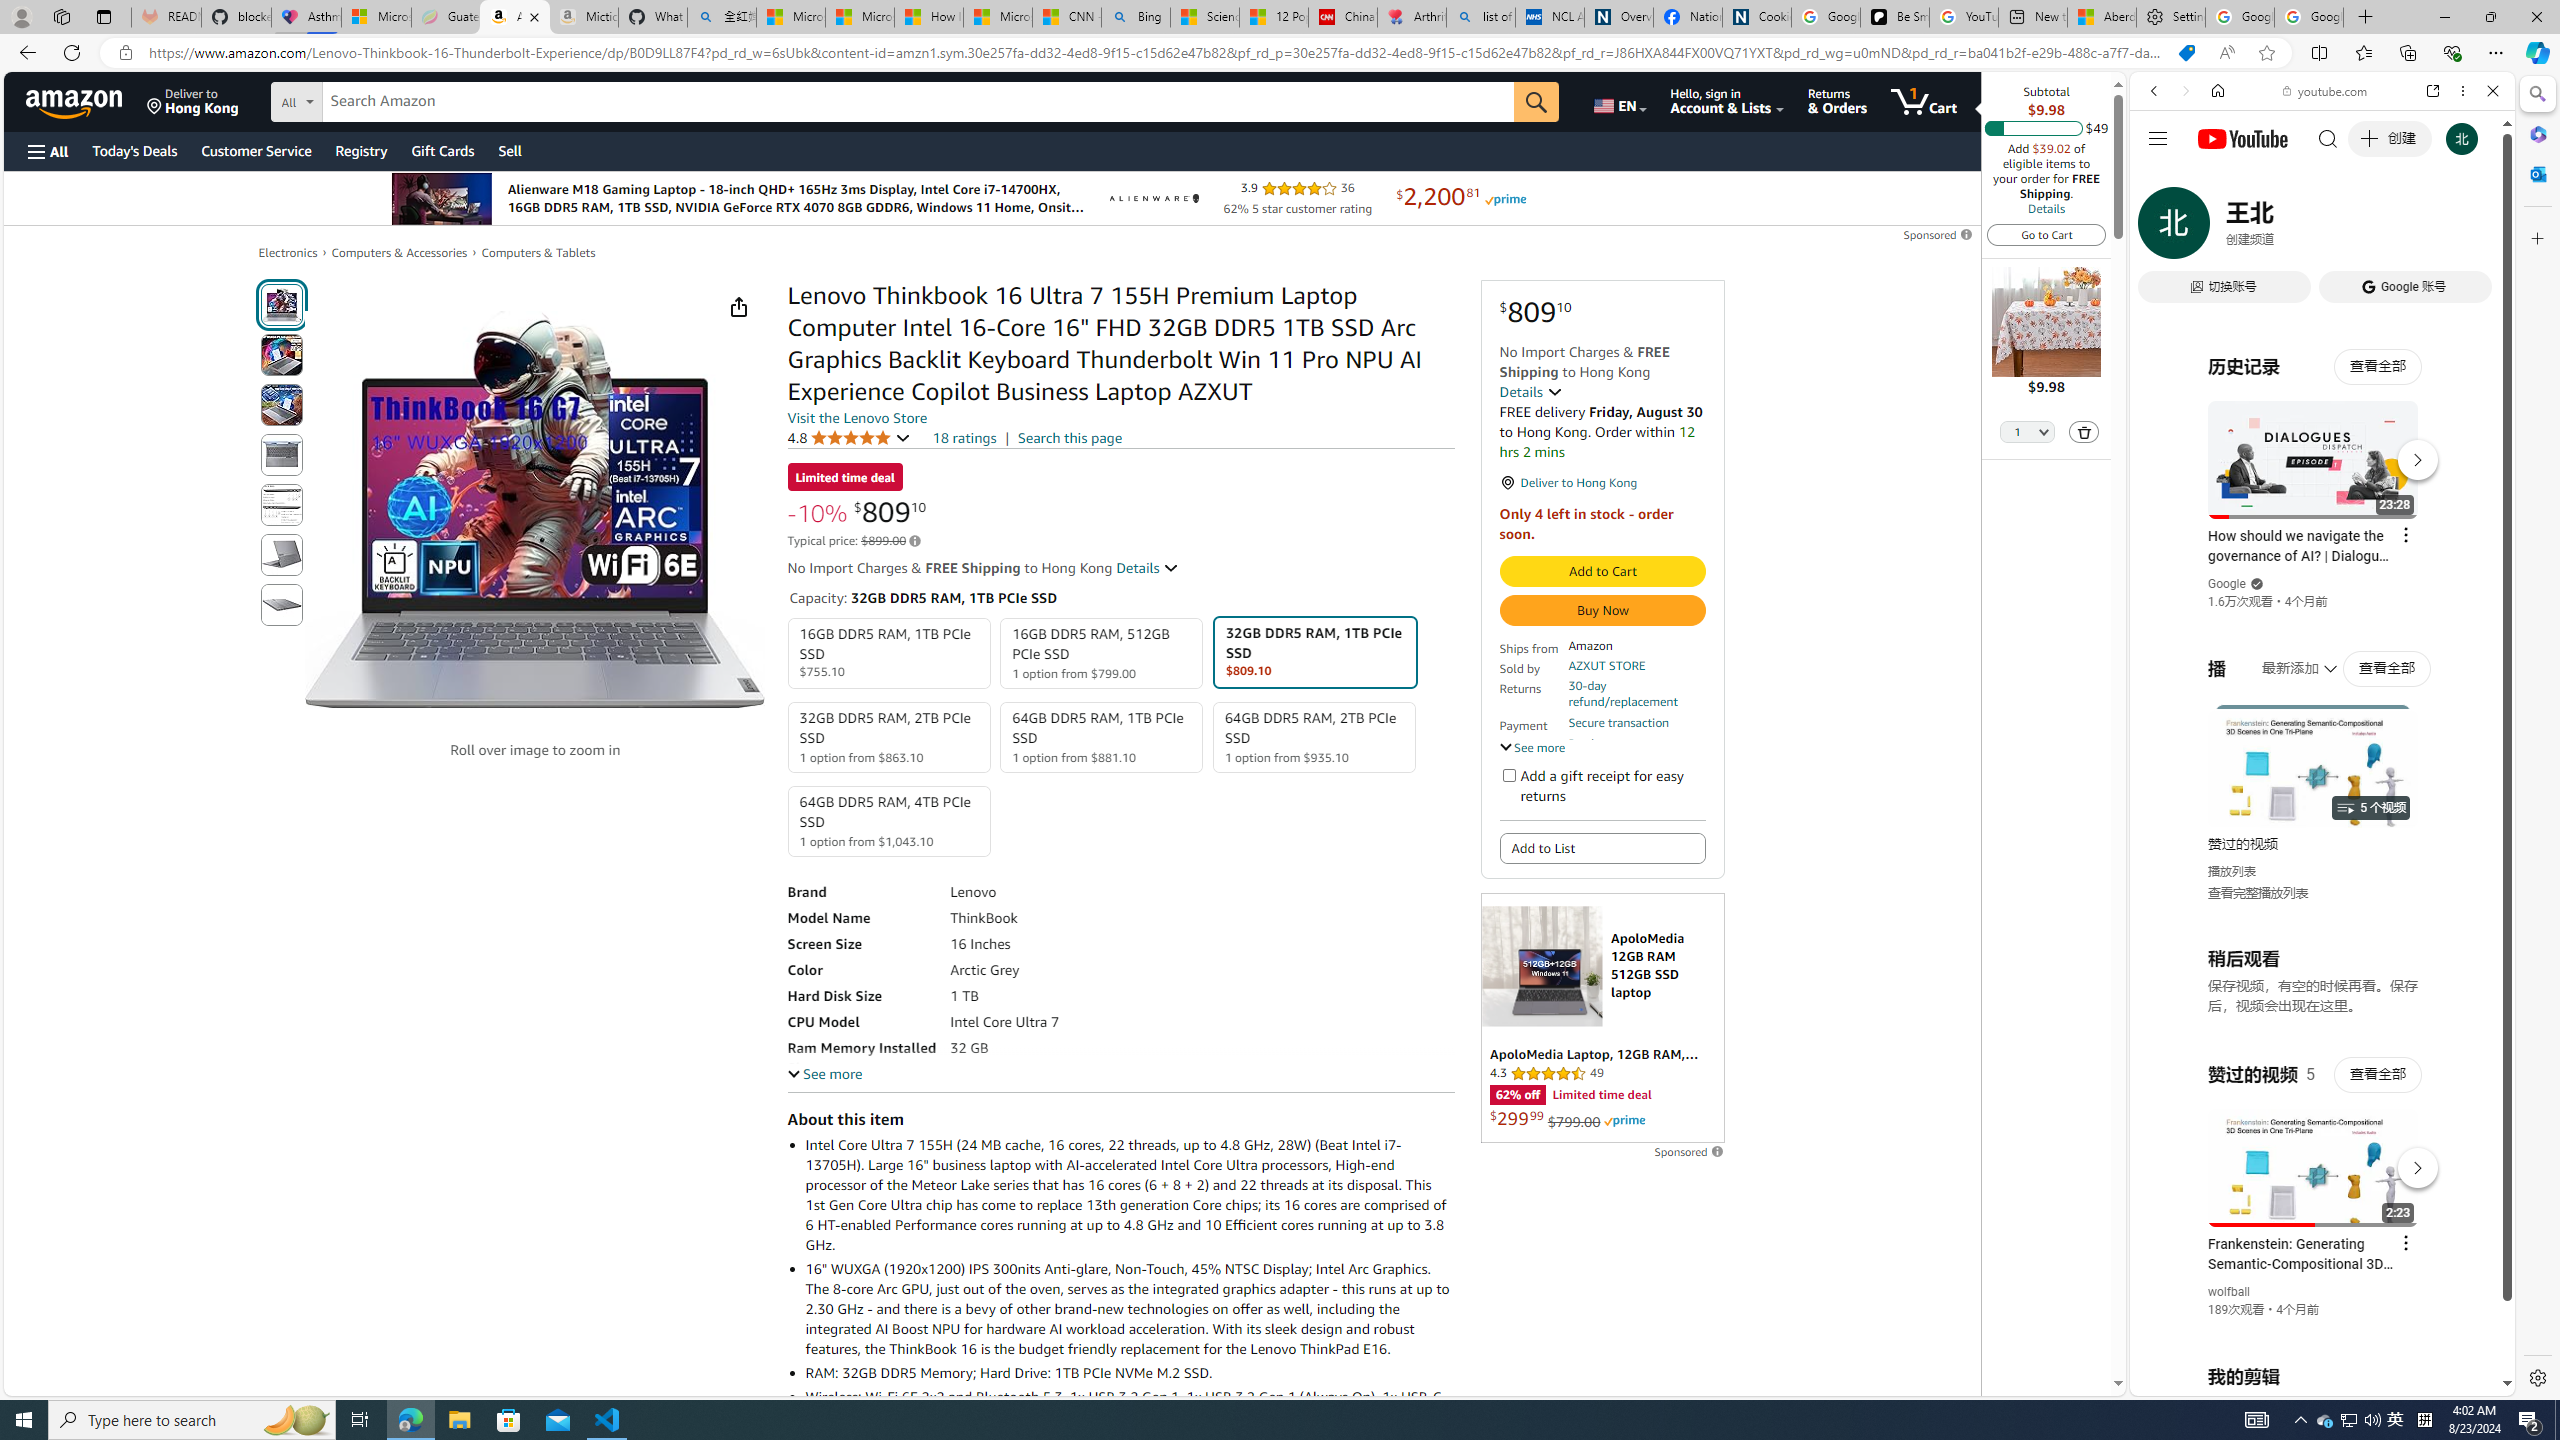 This screenshot has height=1440, width=2560. I want to click on 'Collections', so click(2406, 51).